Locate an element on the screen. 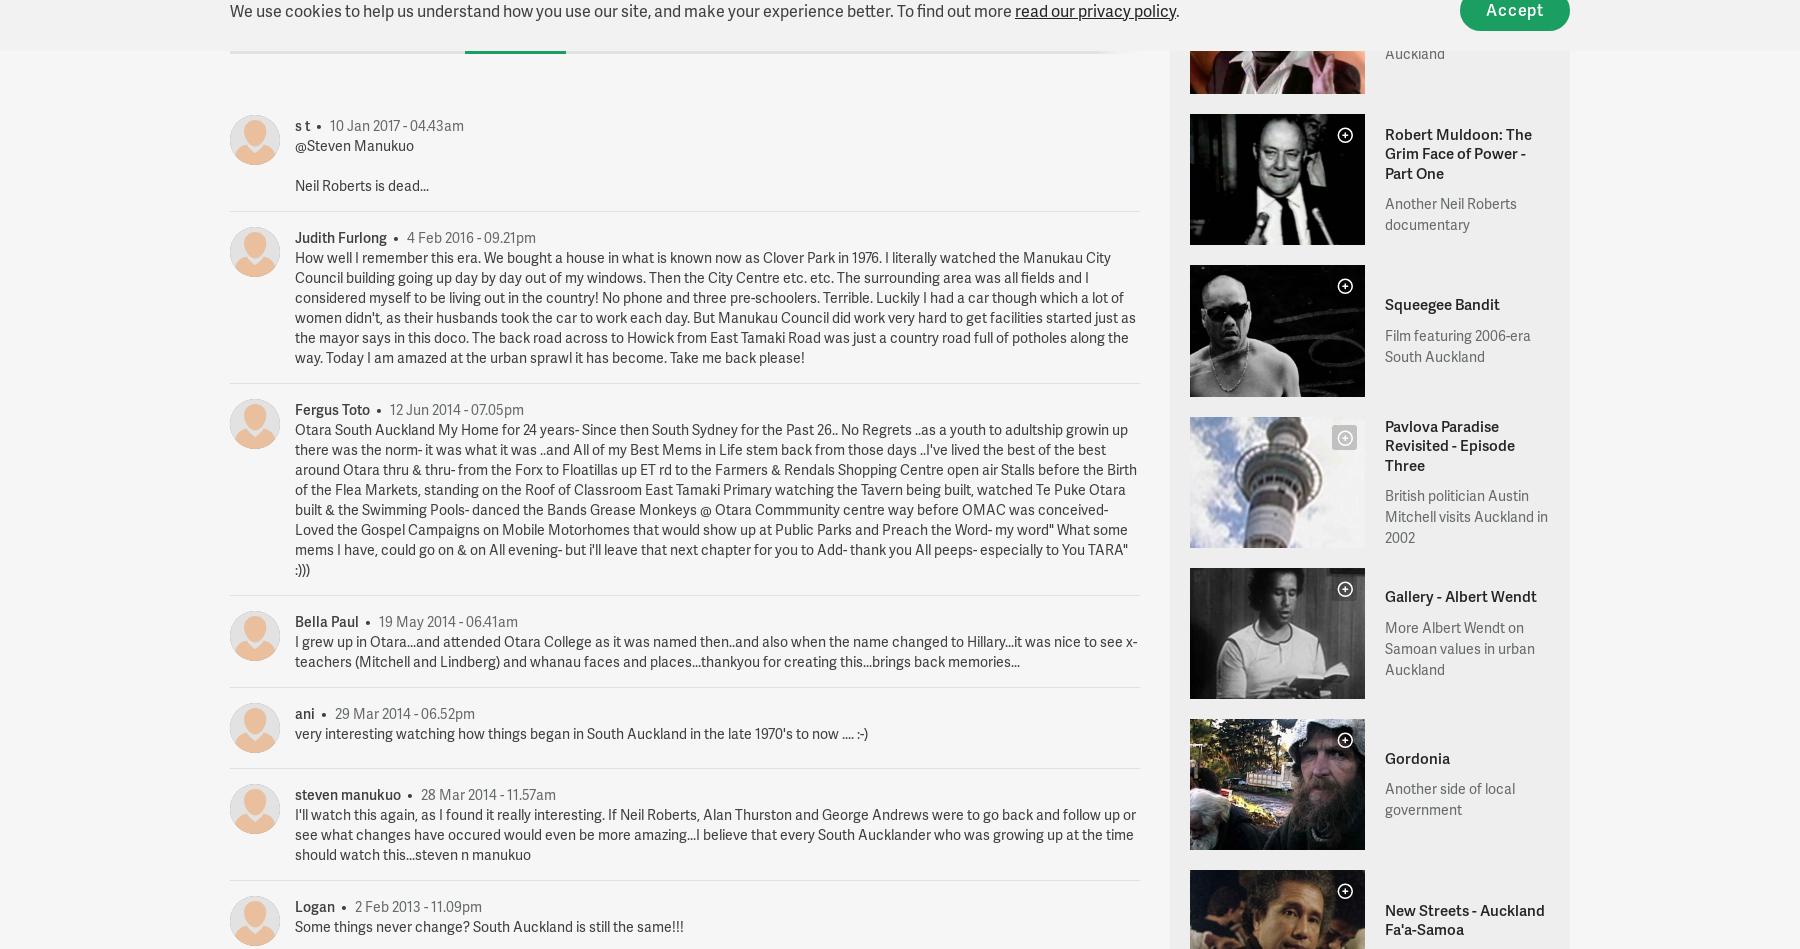  'Overview' is located at coordinates (263, 25).